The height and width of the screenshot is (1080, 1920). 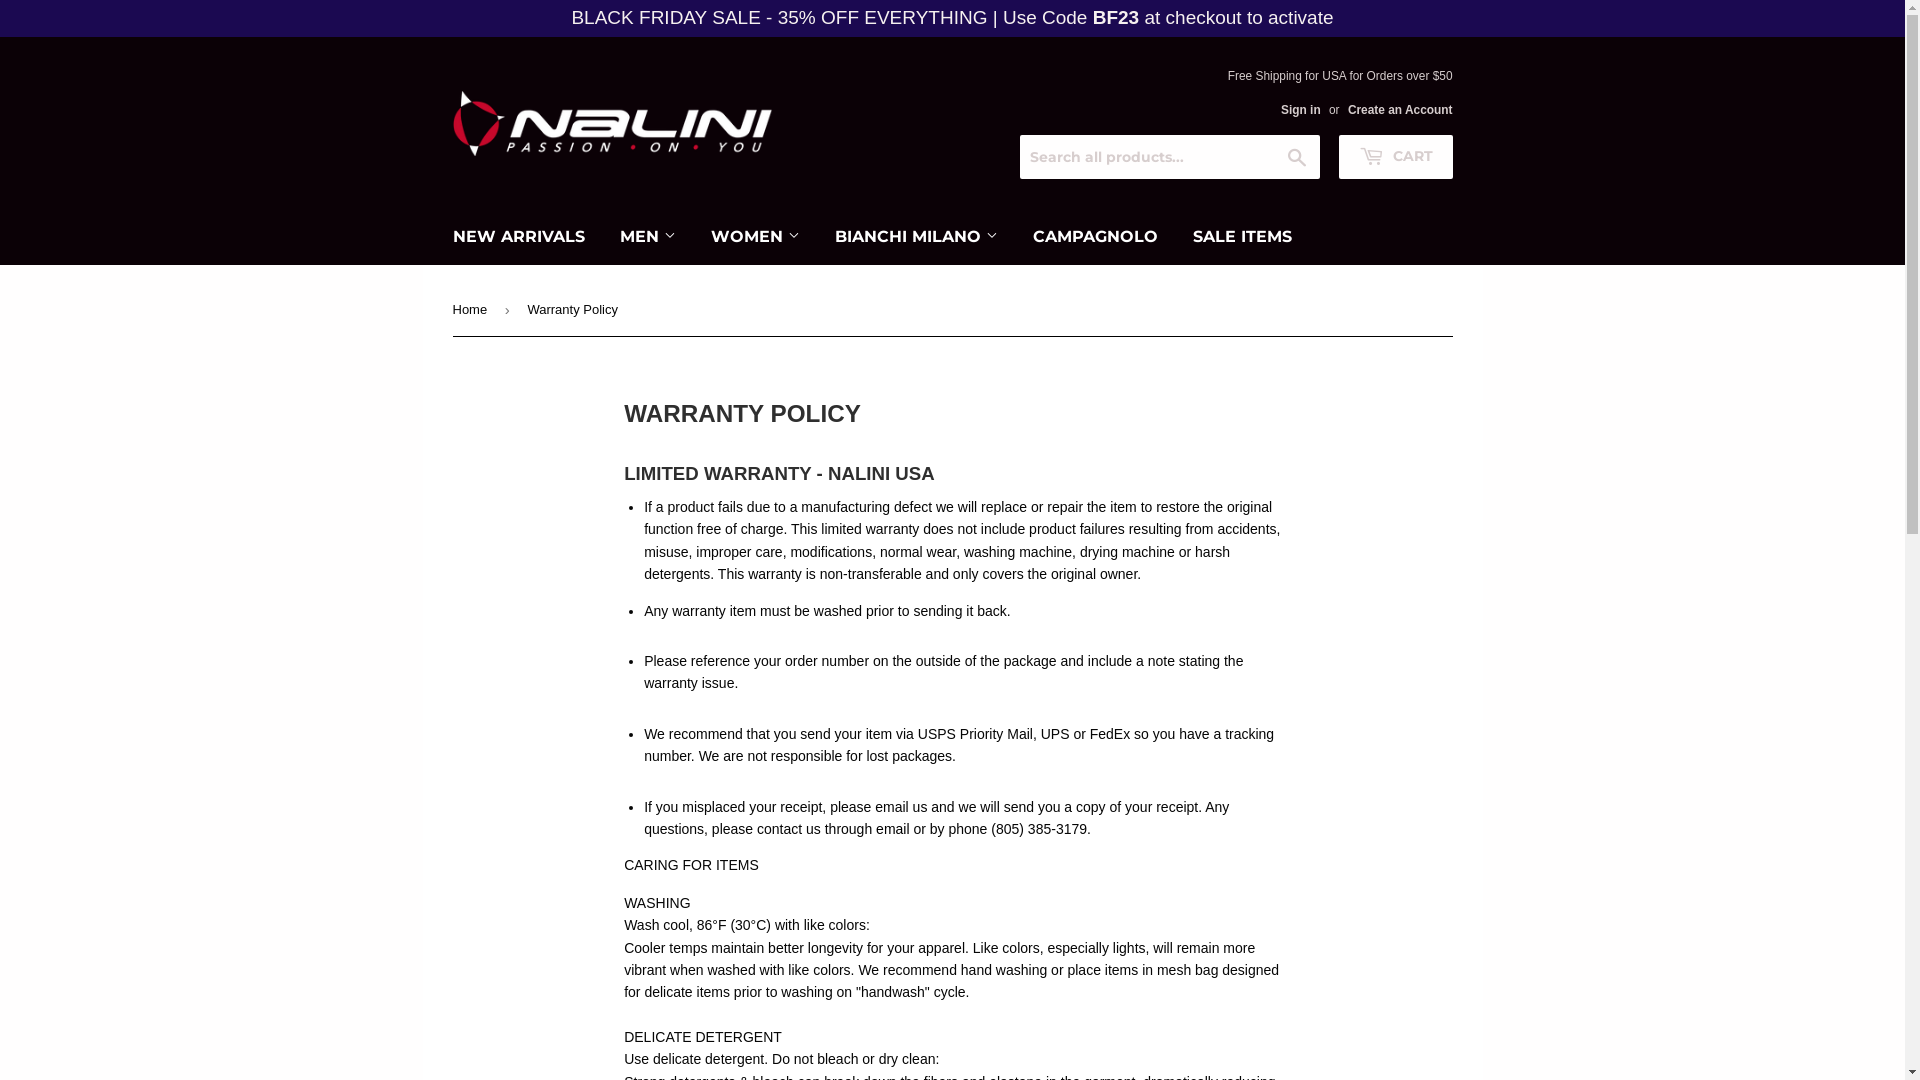 What do you see at coordinates (915, 235) in the screenshot?
I see `'BIANCHI MILANO'` at bounding box center [915, 235].